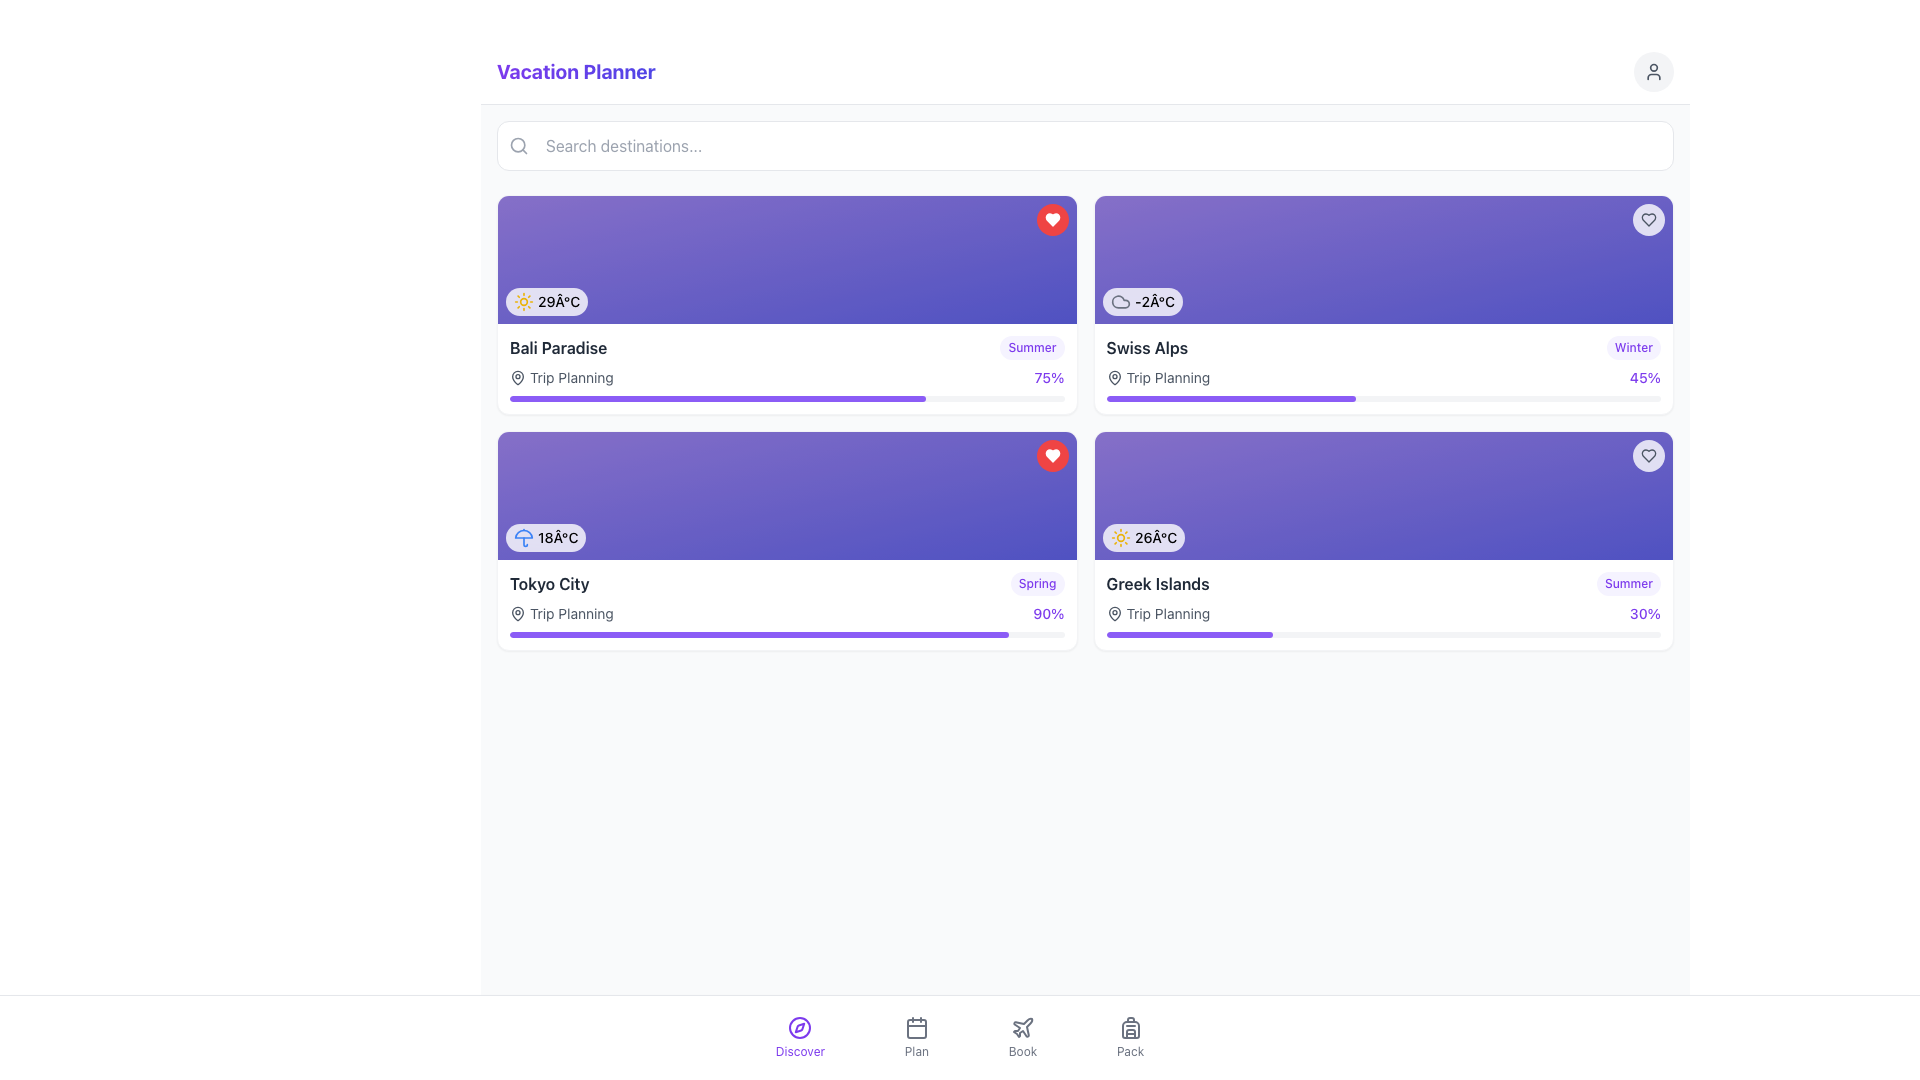  Describe the element at coordinates (1143, 536) in the screenshot. I see `the displayed temperature and sun icon information in the bottom-left corner of the 'Greek Islands' card` at that location.